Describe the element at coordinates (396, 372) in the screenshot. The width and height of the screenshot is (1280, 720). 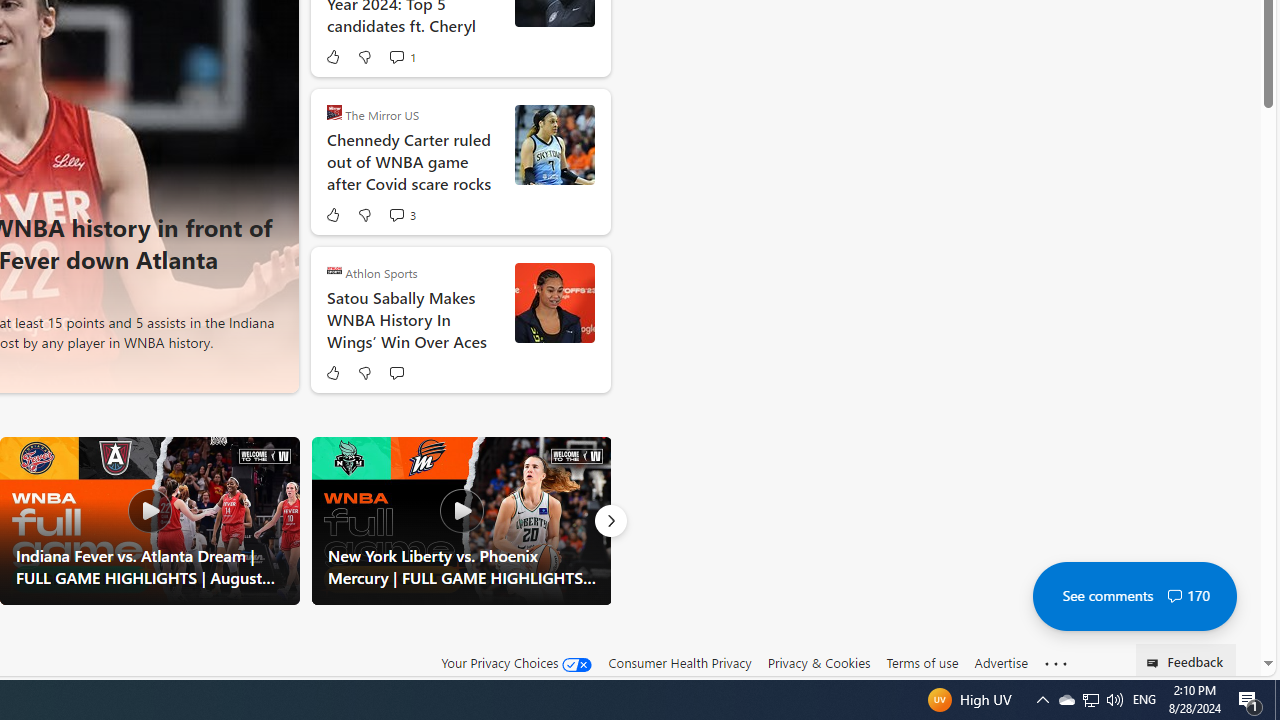
I see `'Start the conversation'` at that location.